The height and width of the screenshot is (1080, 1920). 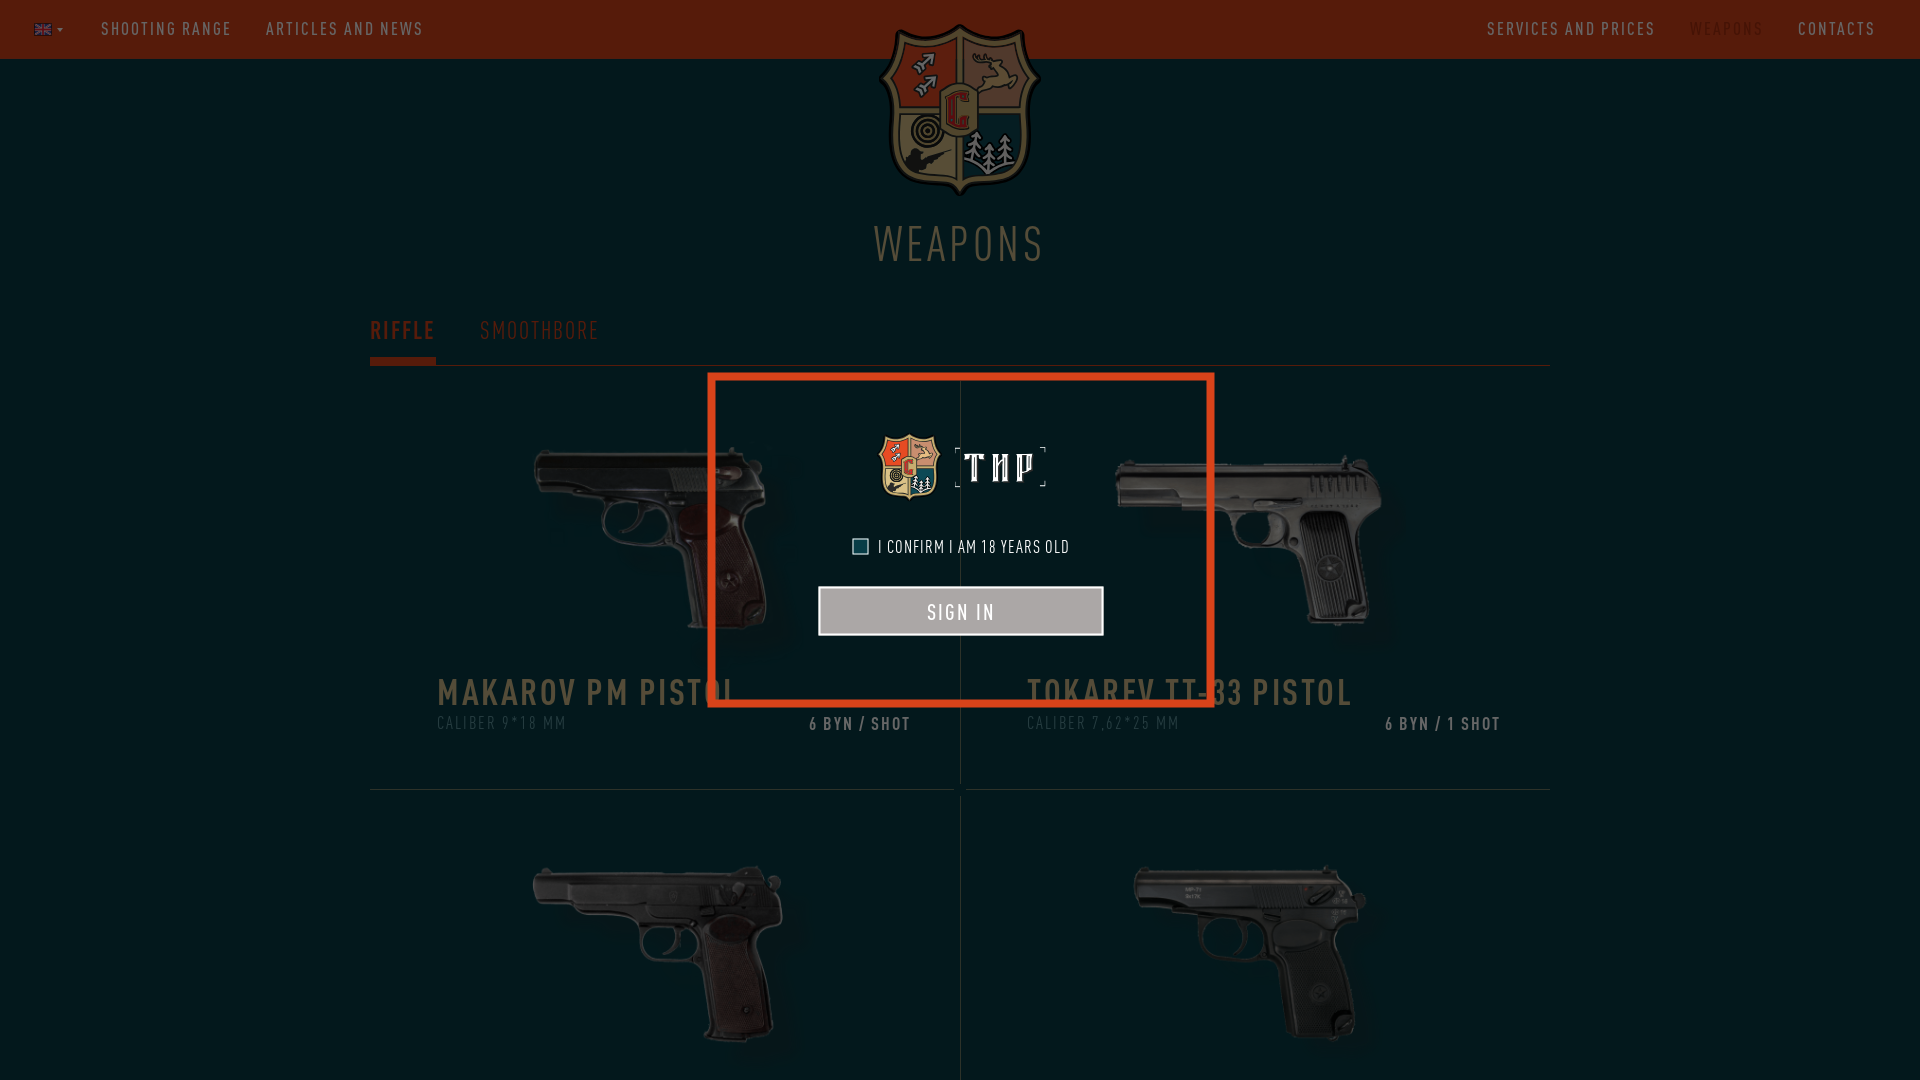 What do you see at coordinates (1487, 29) in the screenshot?
I see `'SERVICES AND PRICES'` at bounding box center [1487, 29].